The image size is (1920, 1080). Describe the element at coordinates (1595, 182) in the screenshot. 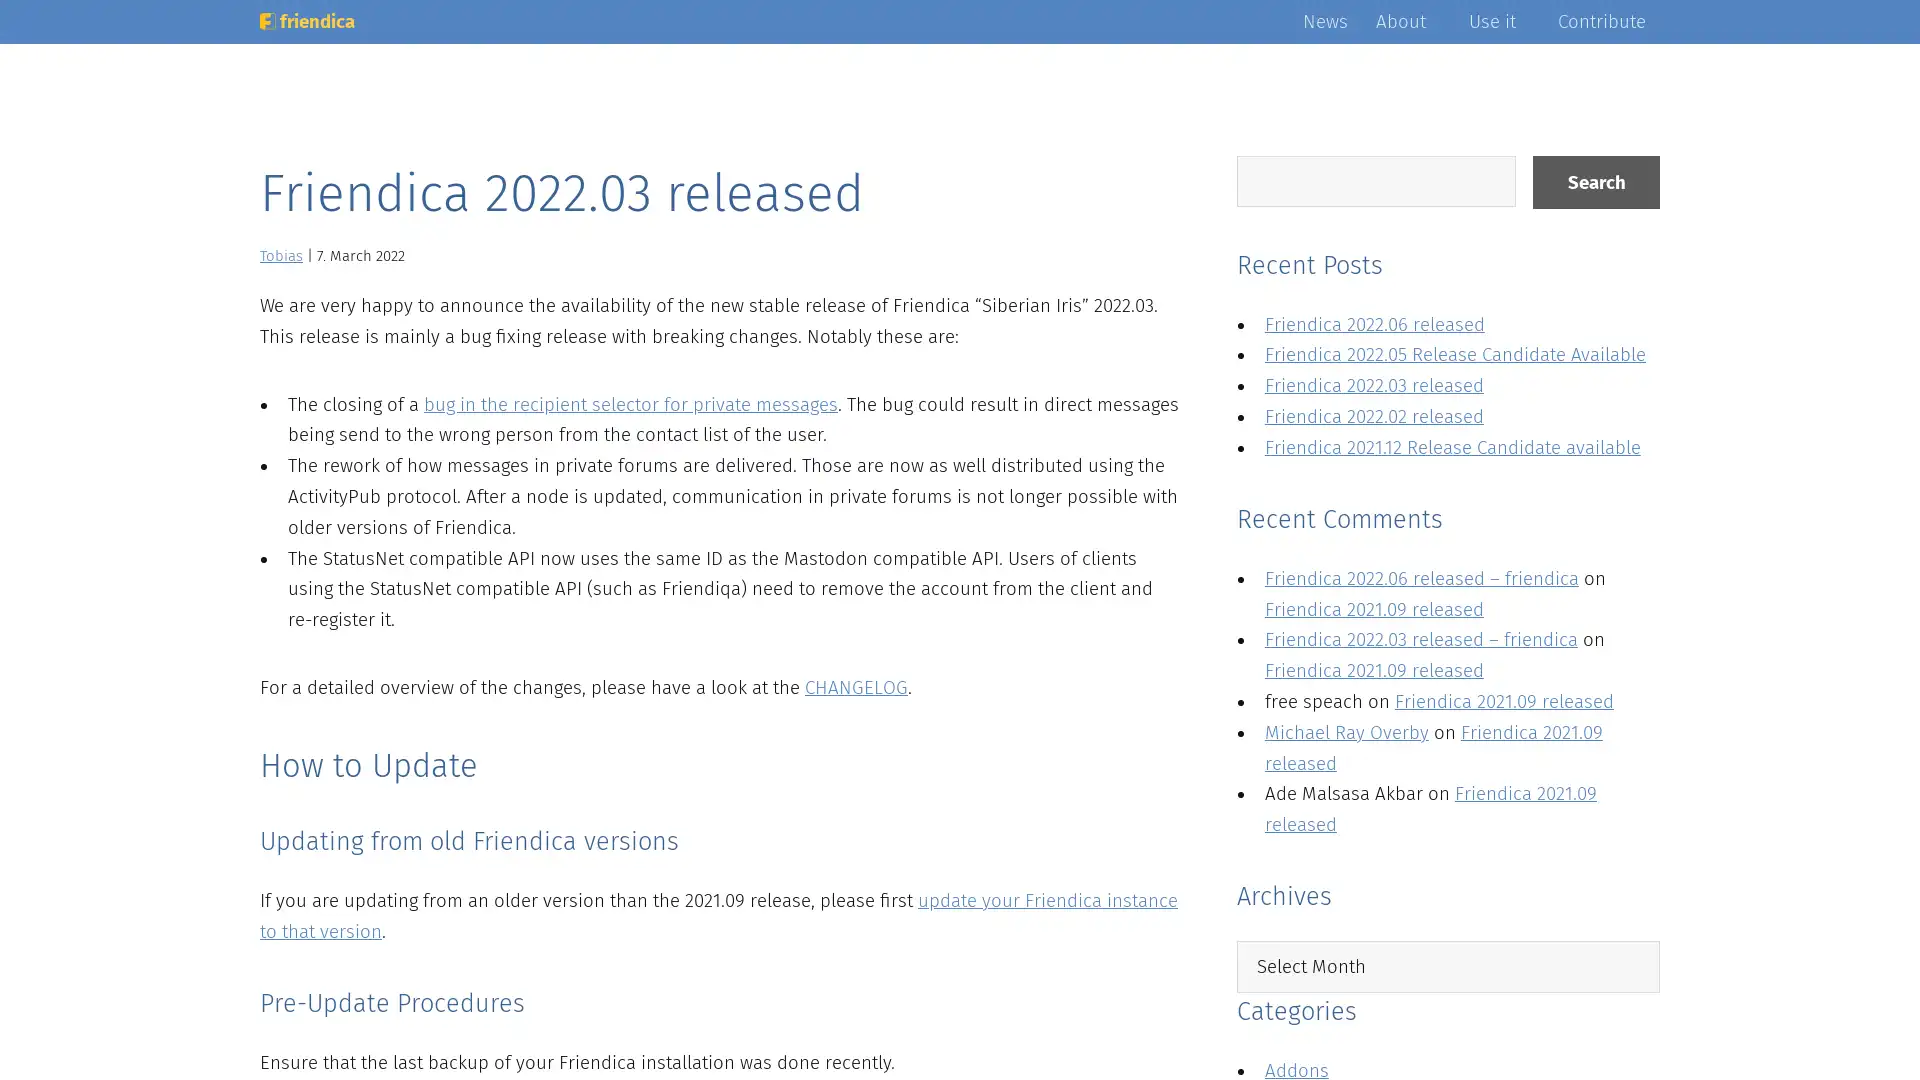

I see `Search` at that location.